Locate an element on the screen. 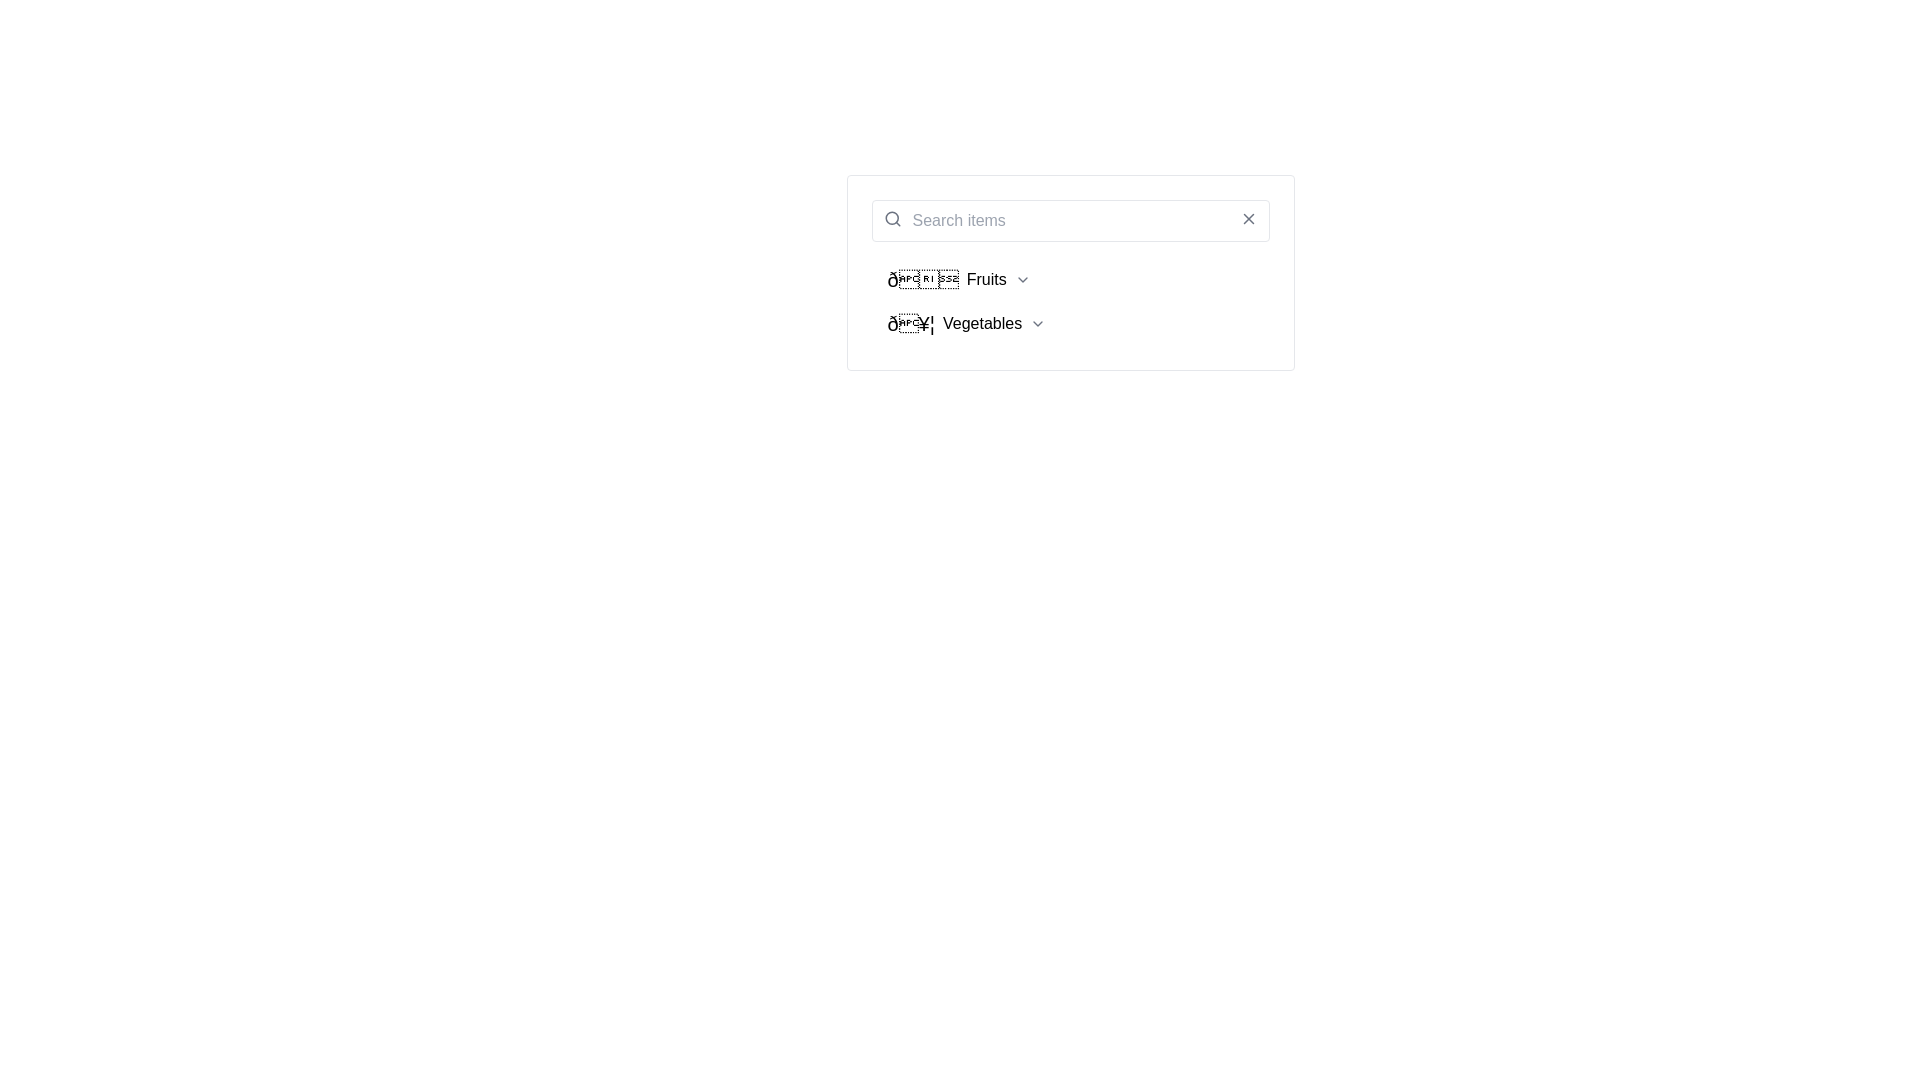 This screenshot has width=1920, height=1080. the downward-pointing chevron icon located to the far right of the 'Fruits' label is located at coordinates (1022, 280).